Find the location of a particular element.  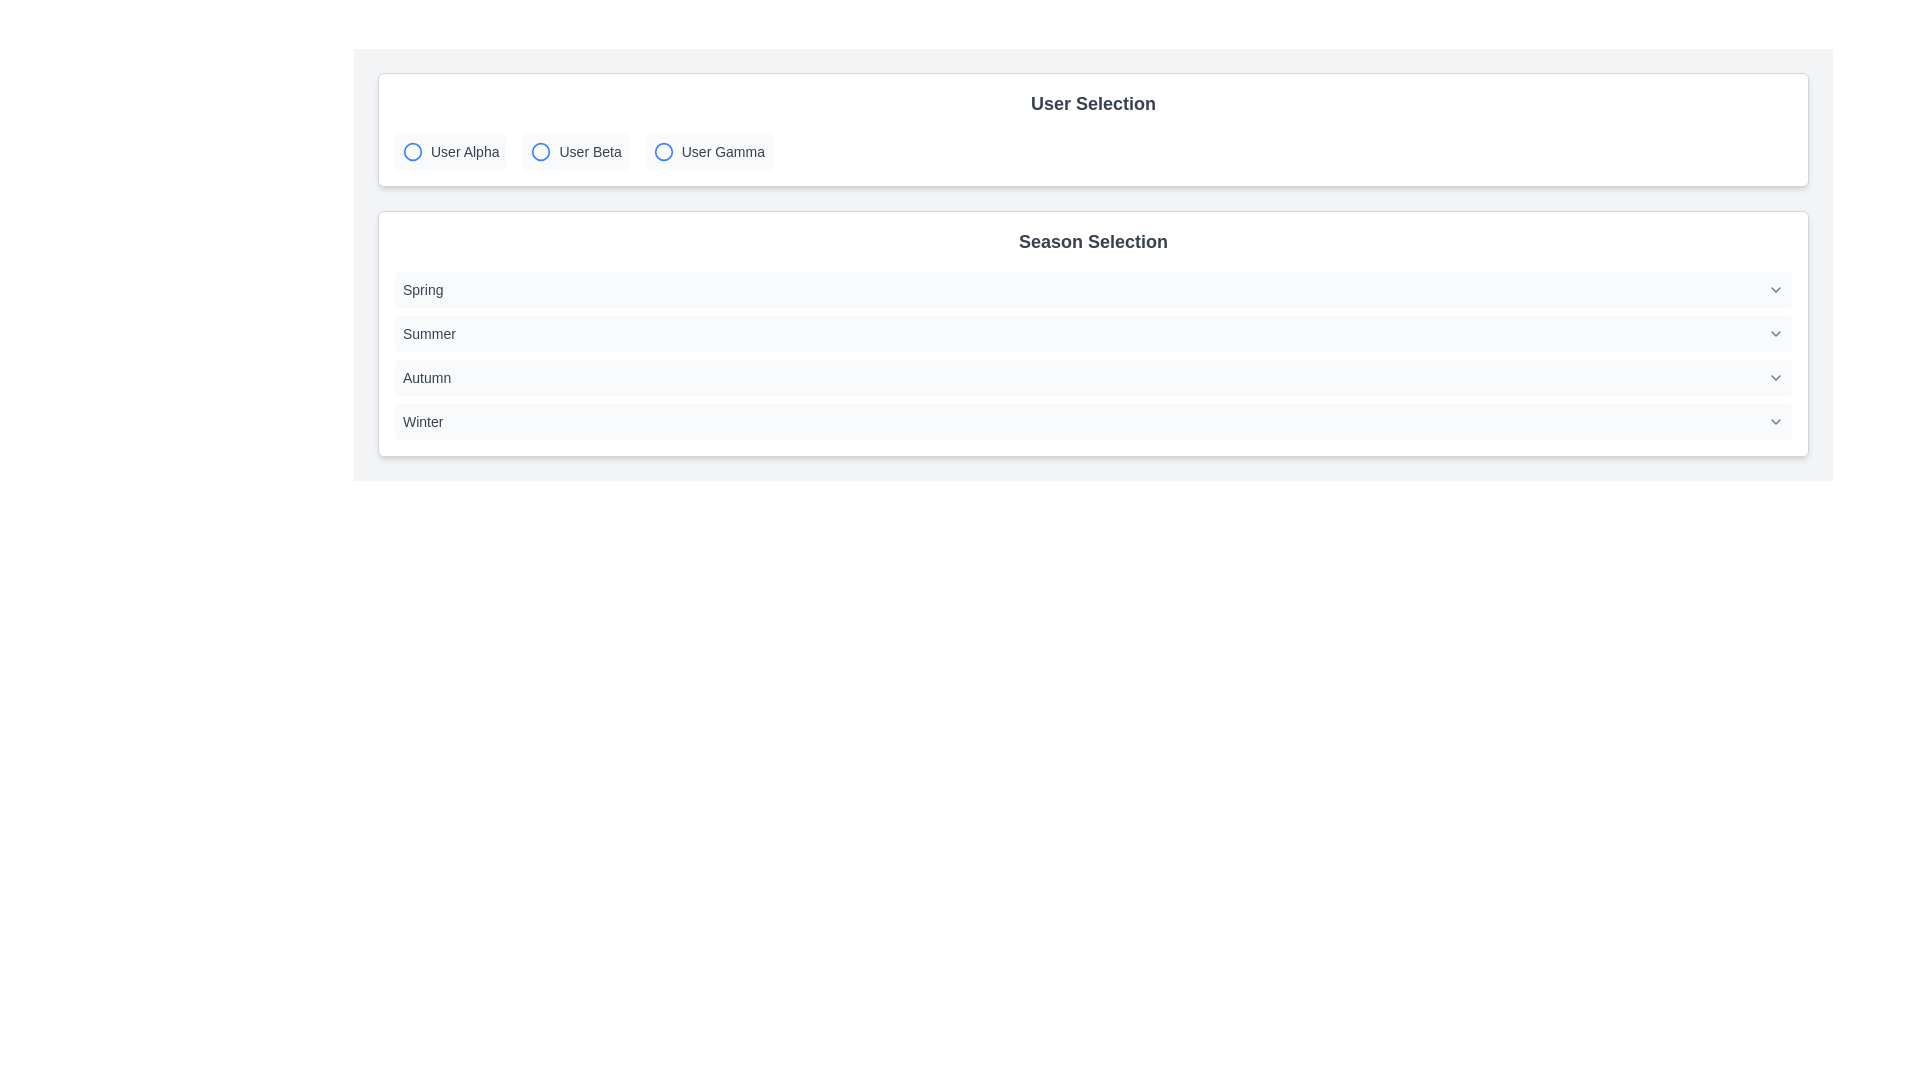

the circular radio button indicator for 'User Beta' is located at coordinates (541, 150).